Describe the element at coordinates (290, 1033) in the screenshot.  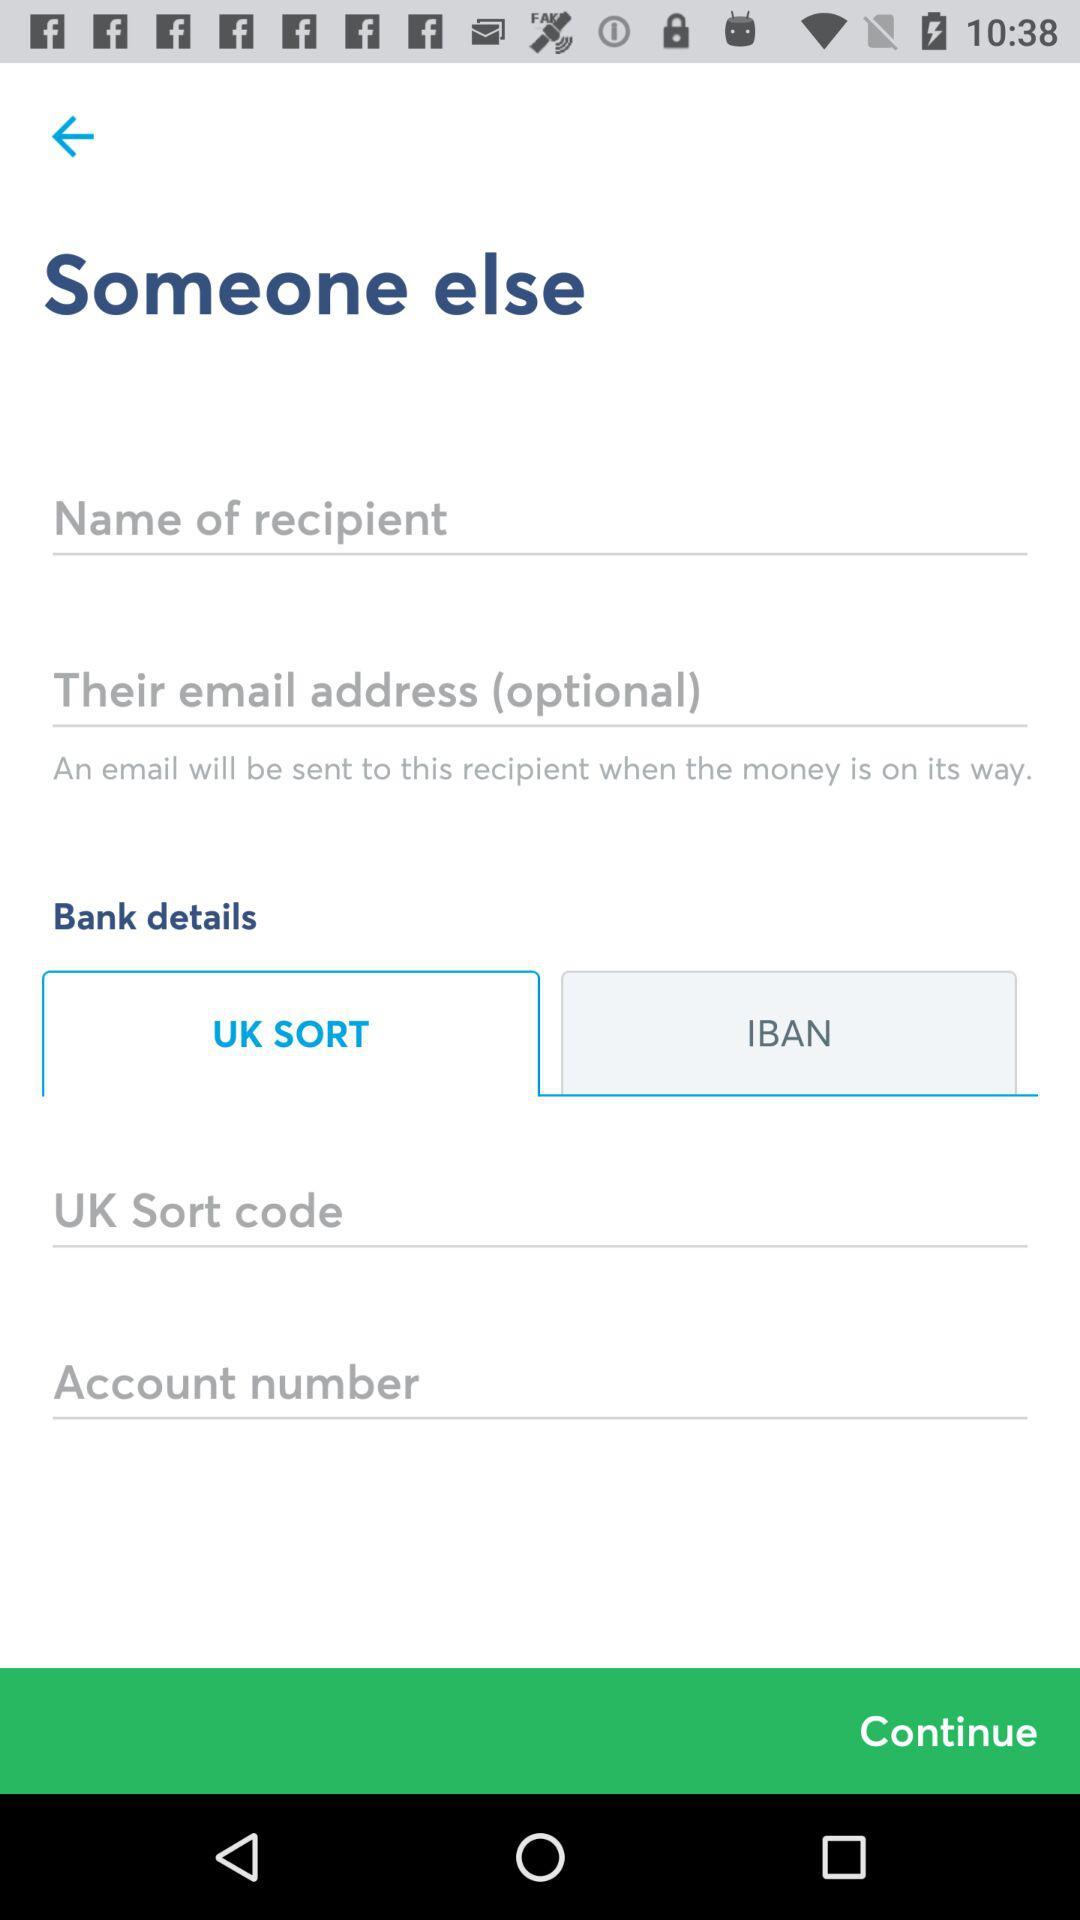
I see `item next to iban` at that location.